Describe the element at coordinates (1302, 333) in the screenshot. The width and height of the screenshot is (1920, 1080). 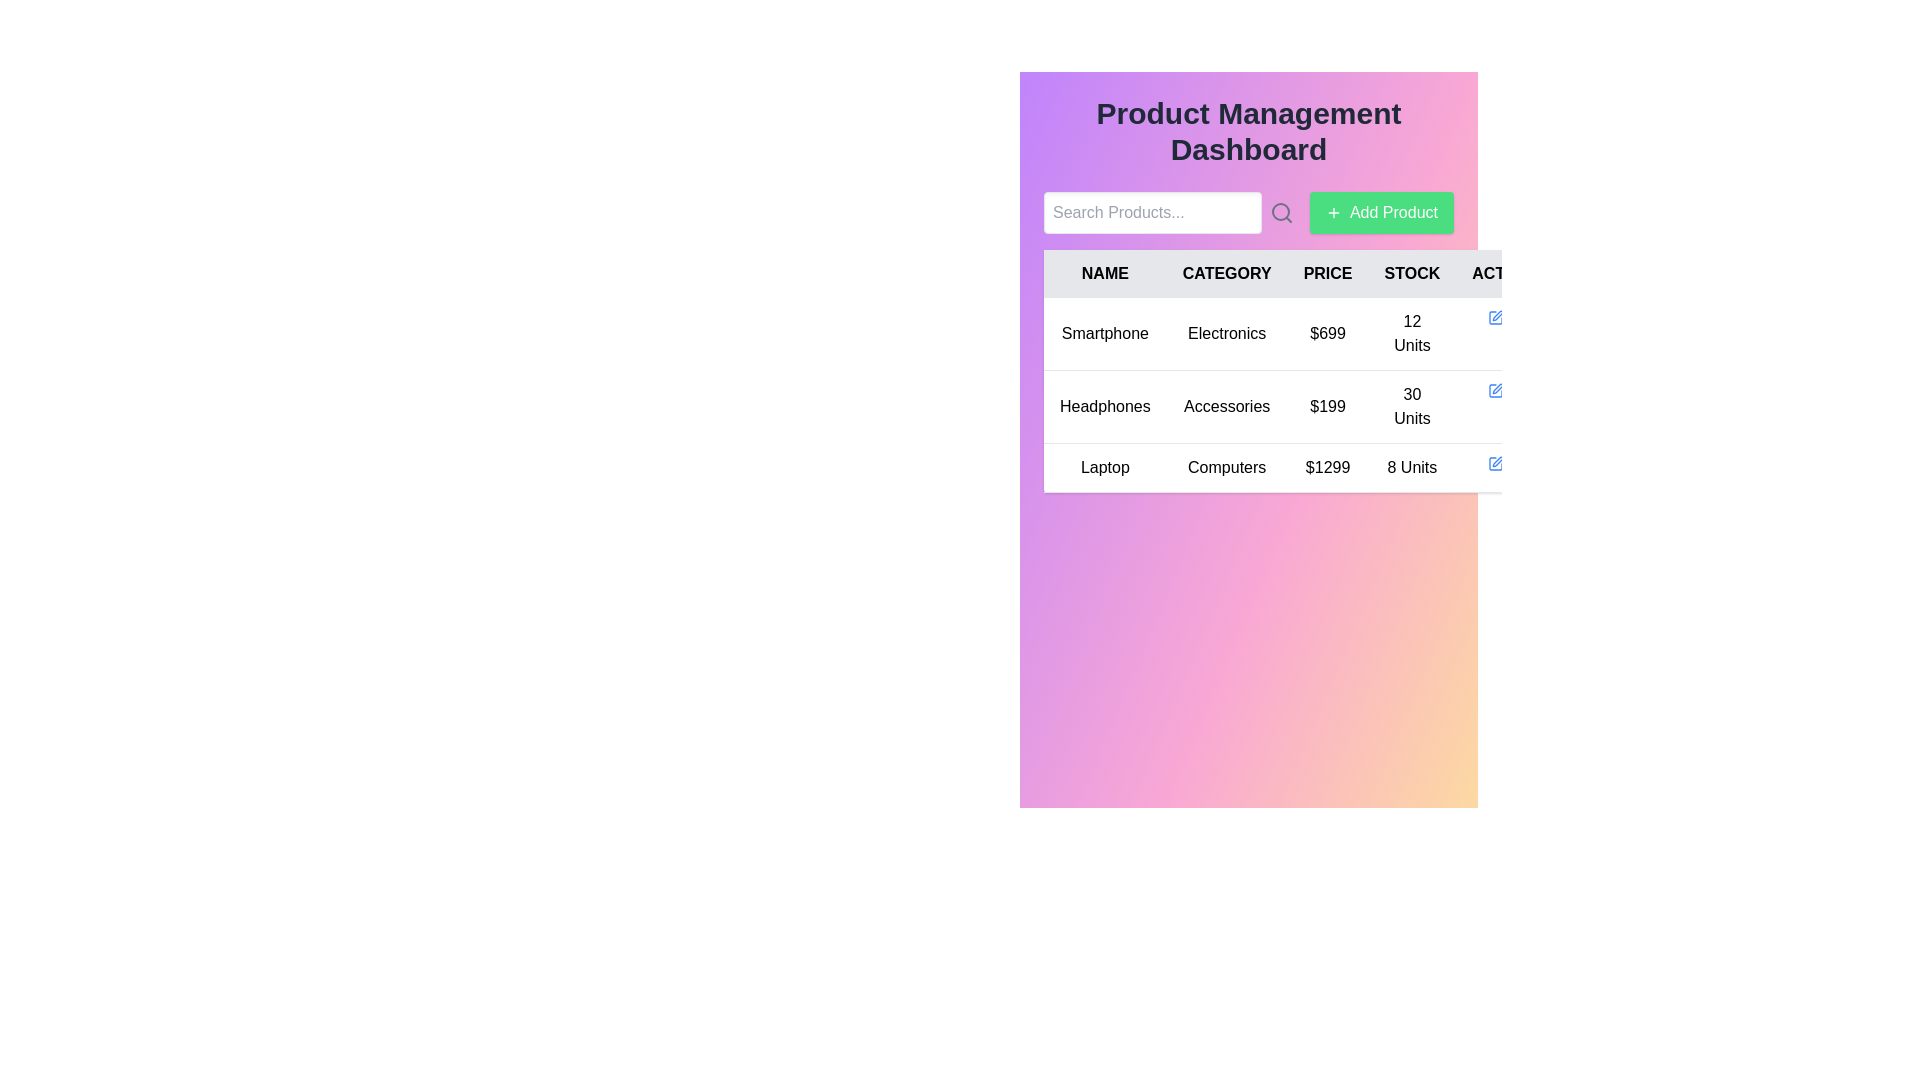
I see `the first data row in the table that displays product details including name, category, price, and stock` at that location.